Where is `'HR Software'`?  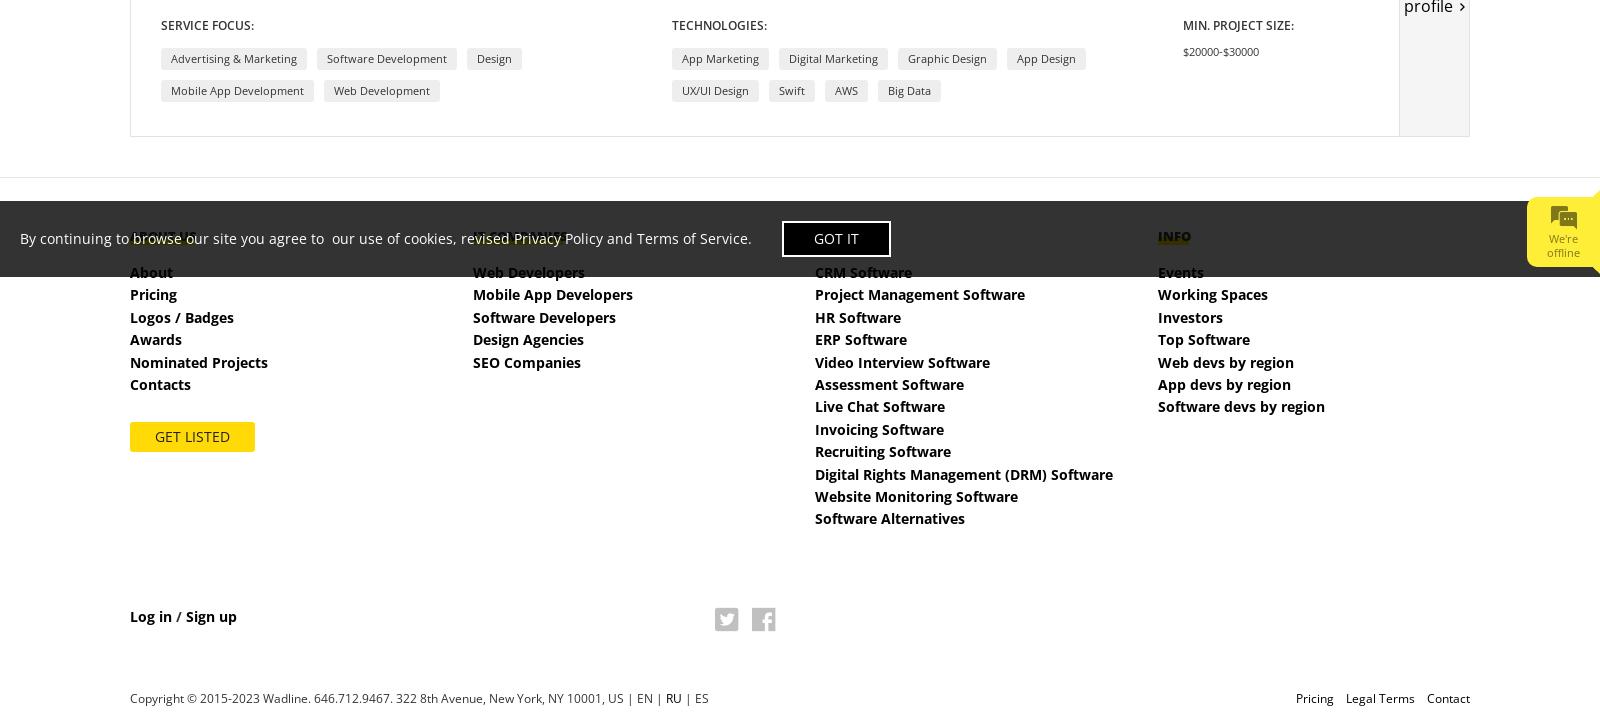
'HR Software' is located at coordinates (857, 316).